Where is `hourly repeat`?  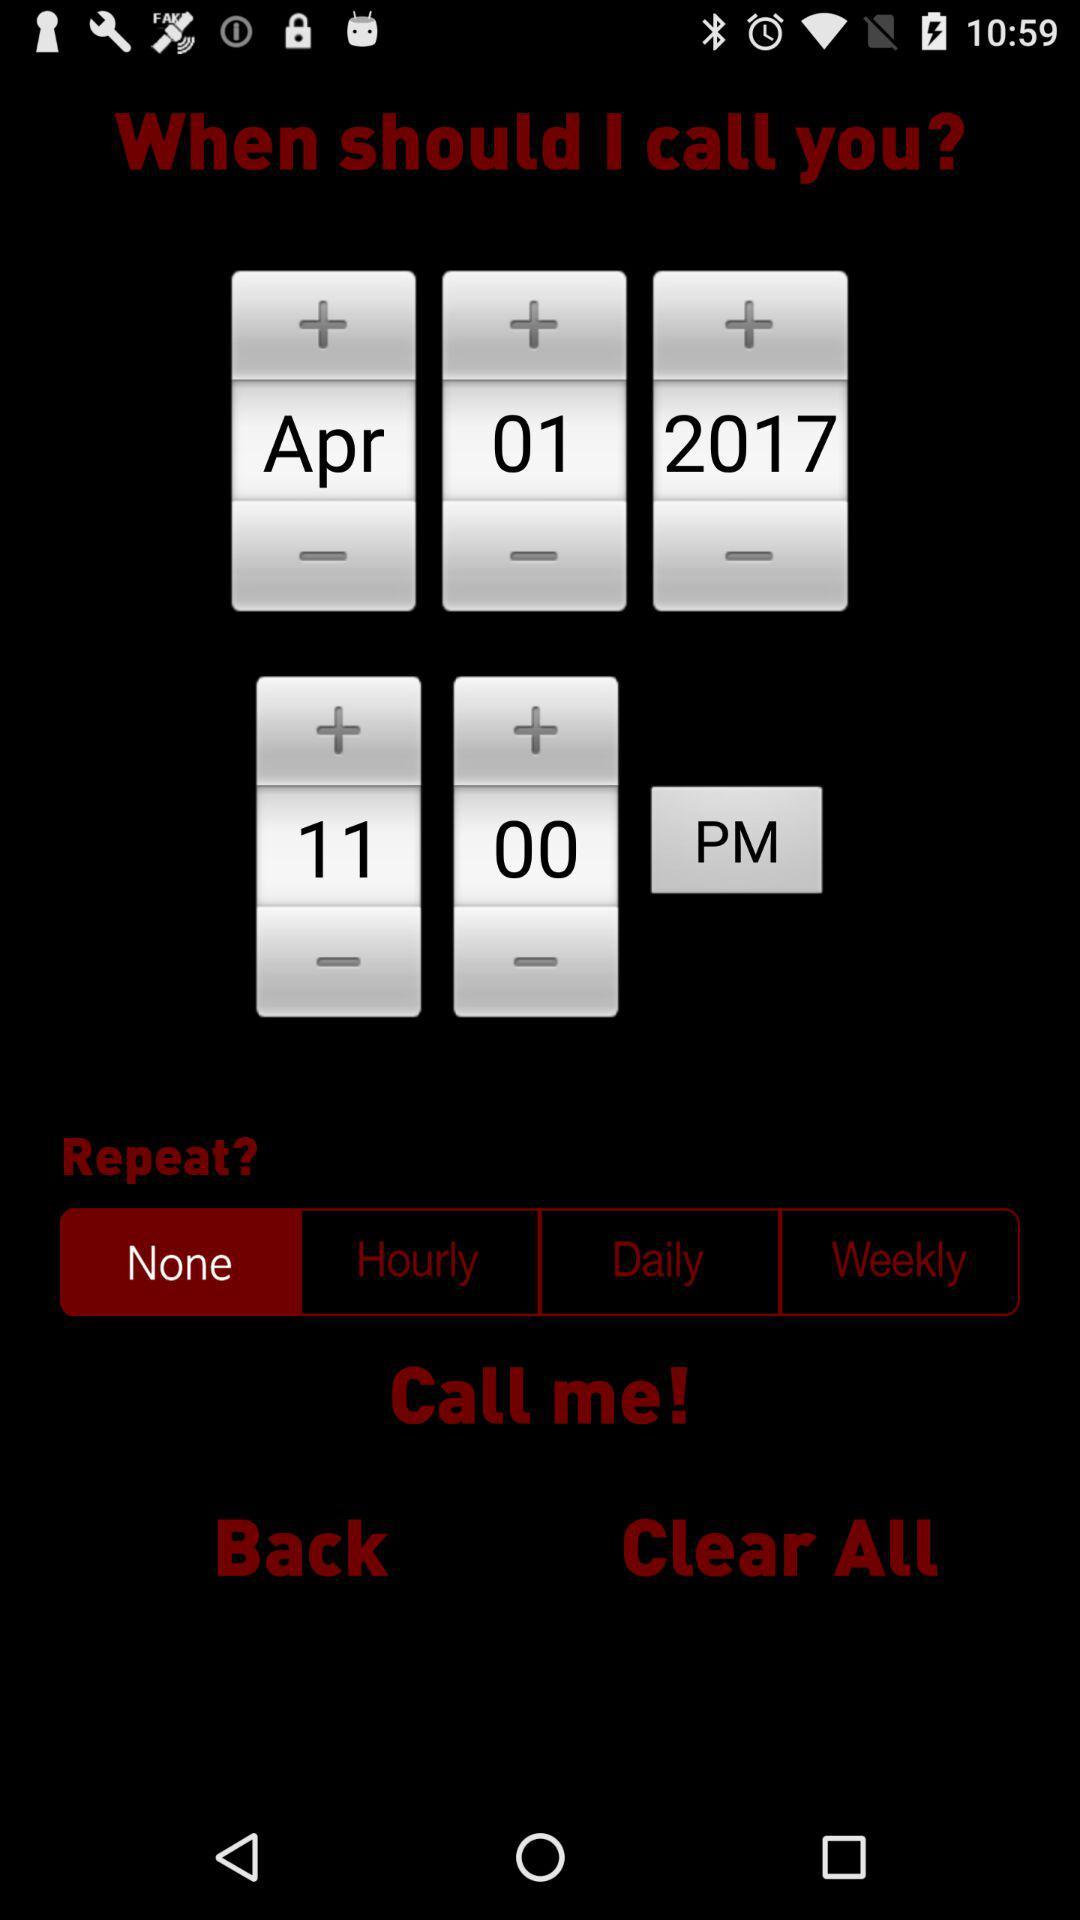
hourly repeat is located at coordinates (419, 1261).